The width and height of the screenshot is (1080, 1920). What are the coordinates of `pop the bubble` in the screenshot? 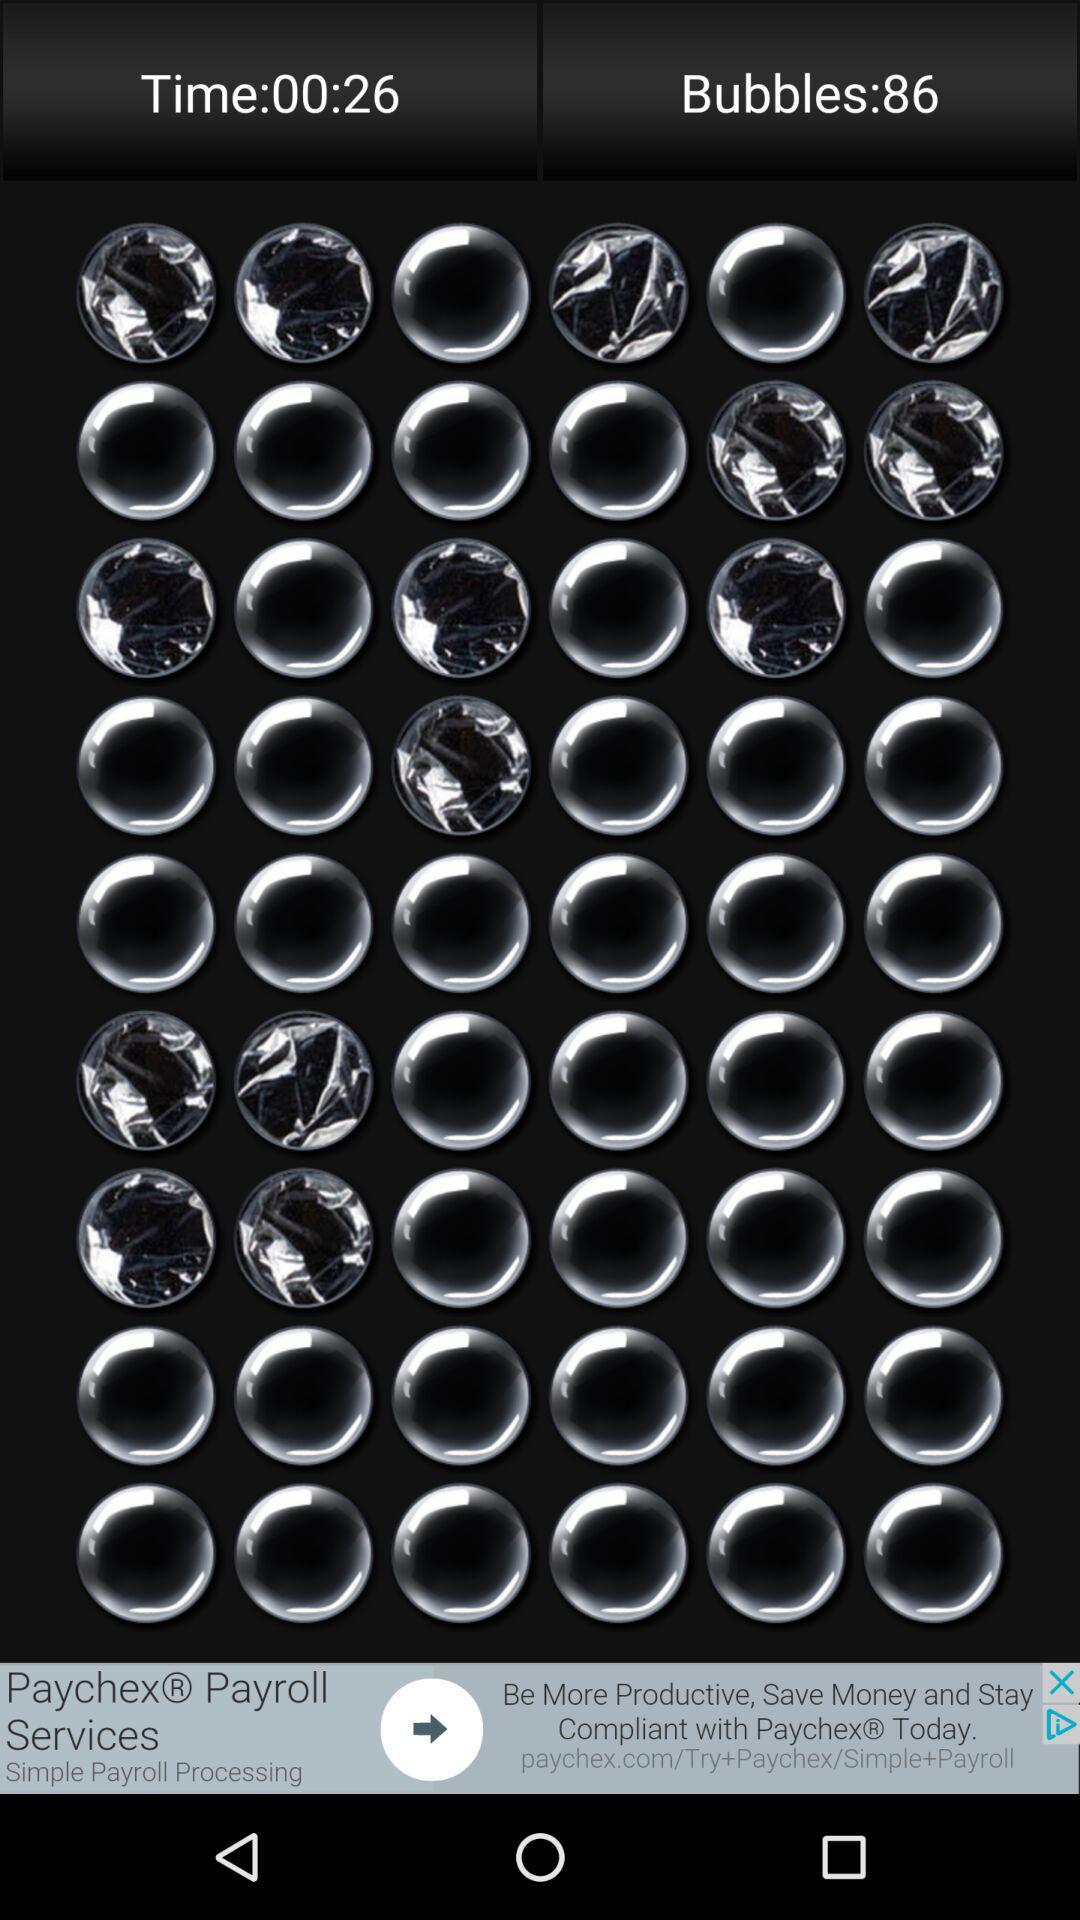 It's located at (461, 607).